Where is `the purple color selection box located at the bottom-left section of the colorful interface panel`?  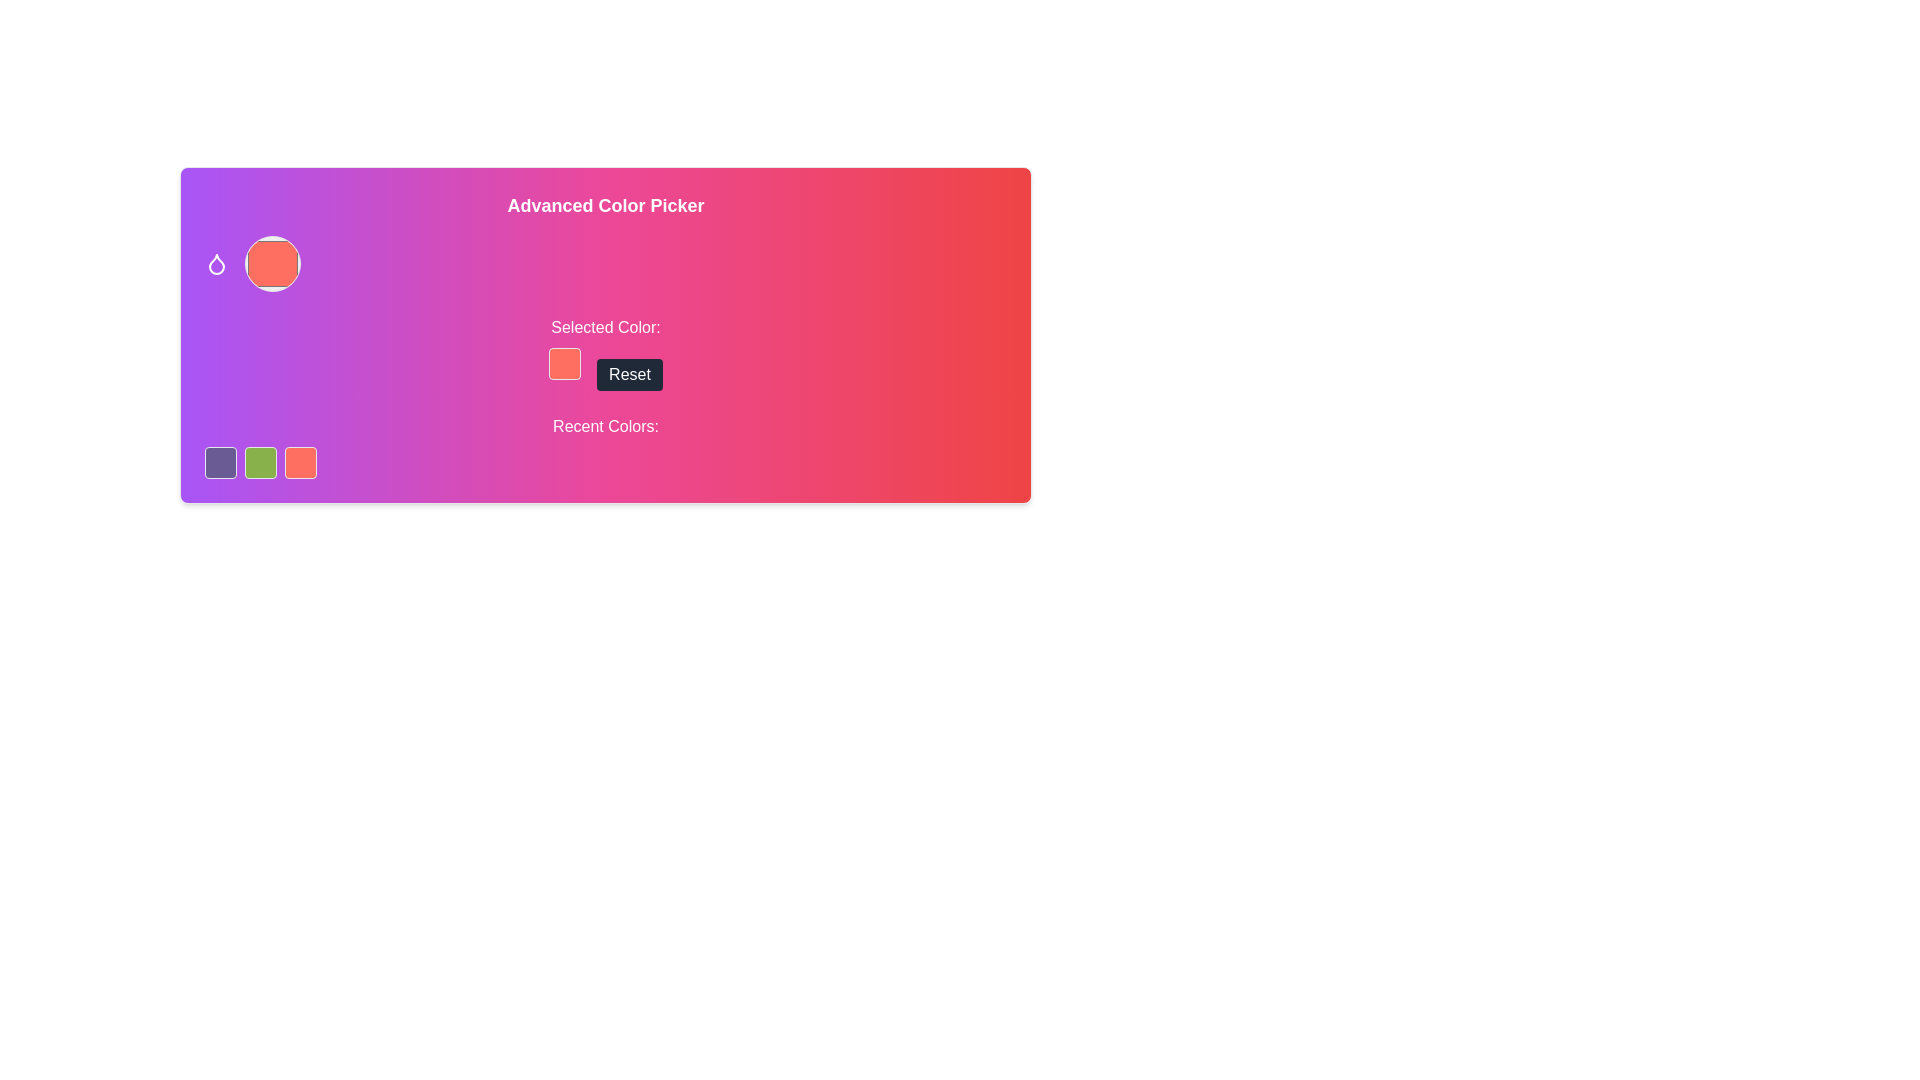 the purple color selection box located at the bottom-left section of the colorful interface panel is located at coordinates (220, 462).